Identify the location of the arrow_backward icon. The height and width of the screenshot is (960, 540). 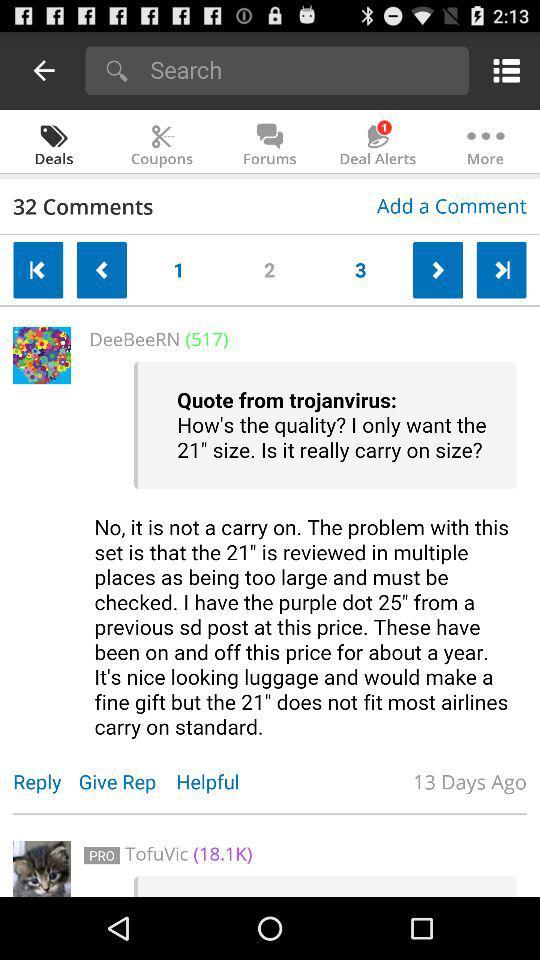
(38, 288).